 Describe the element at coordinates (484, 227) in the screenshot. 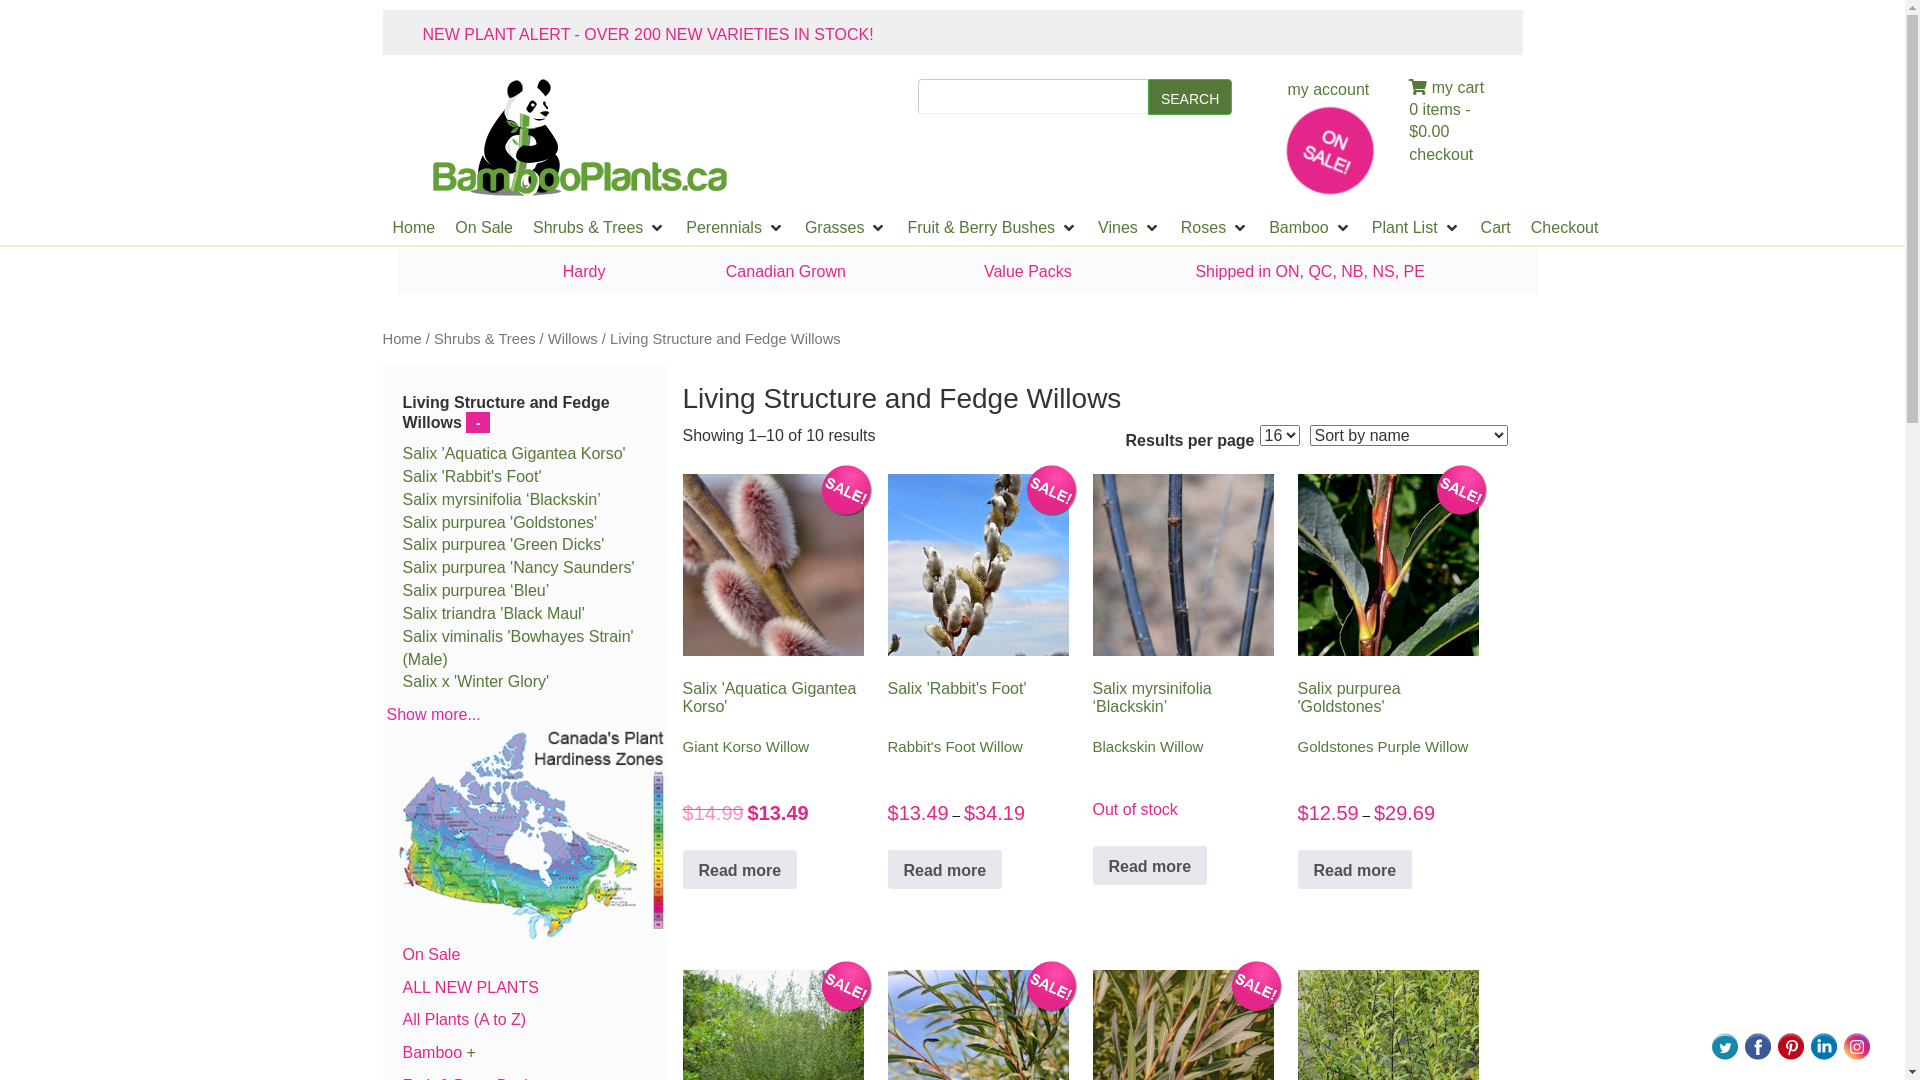

I see `'On Sale'` at that location.